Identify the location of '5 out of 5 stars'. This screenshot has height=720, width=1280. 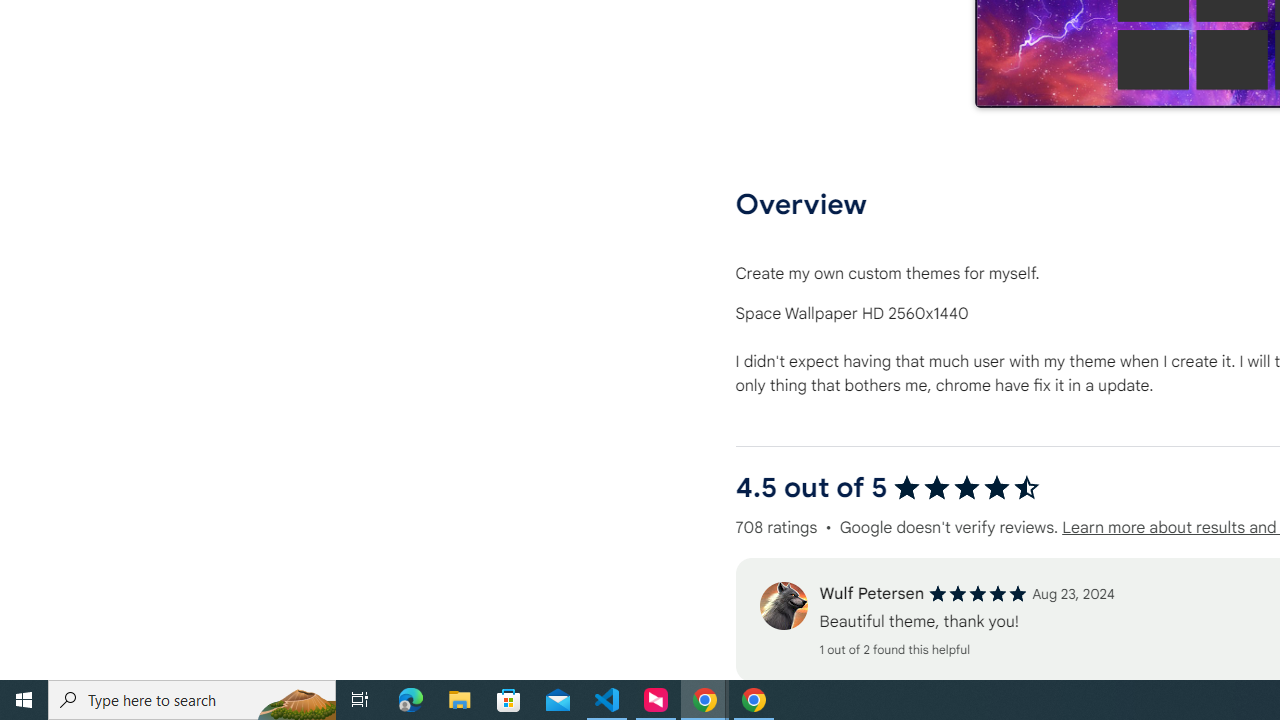
(978, 593).